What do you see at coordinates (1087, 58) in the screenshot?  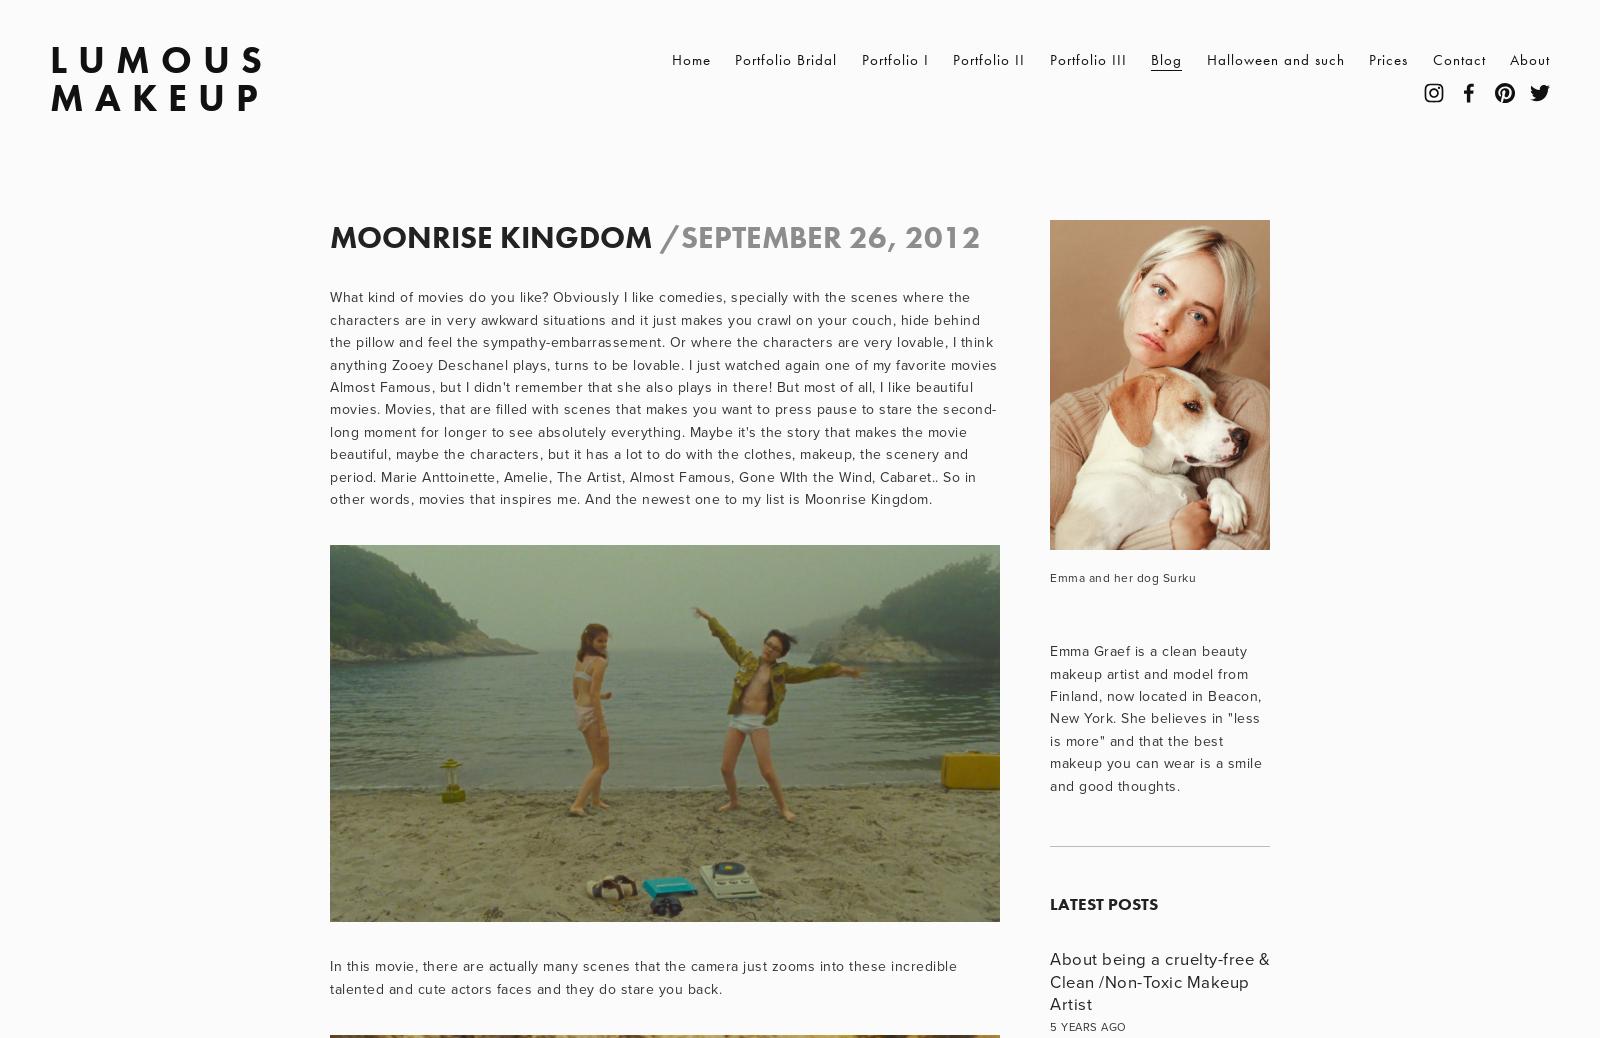 I see `'Portfolio III'` at bounding box center [1087, 58].